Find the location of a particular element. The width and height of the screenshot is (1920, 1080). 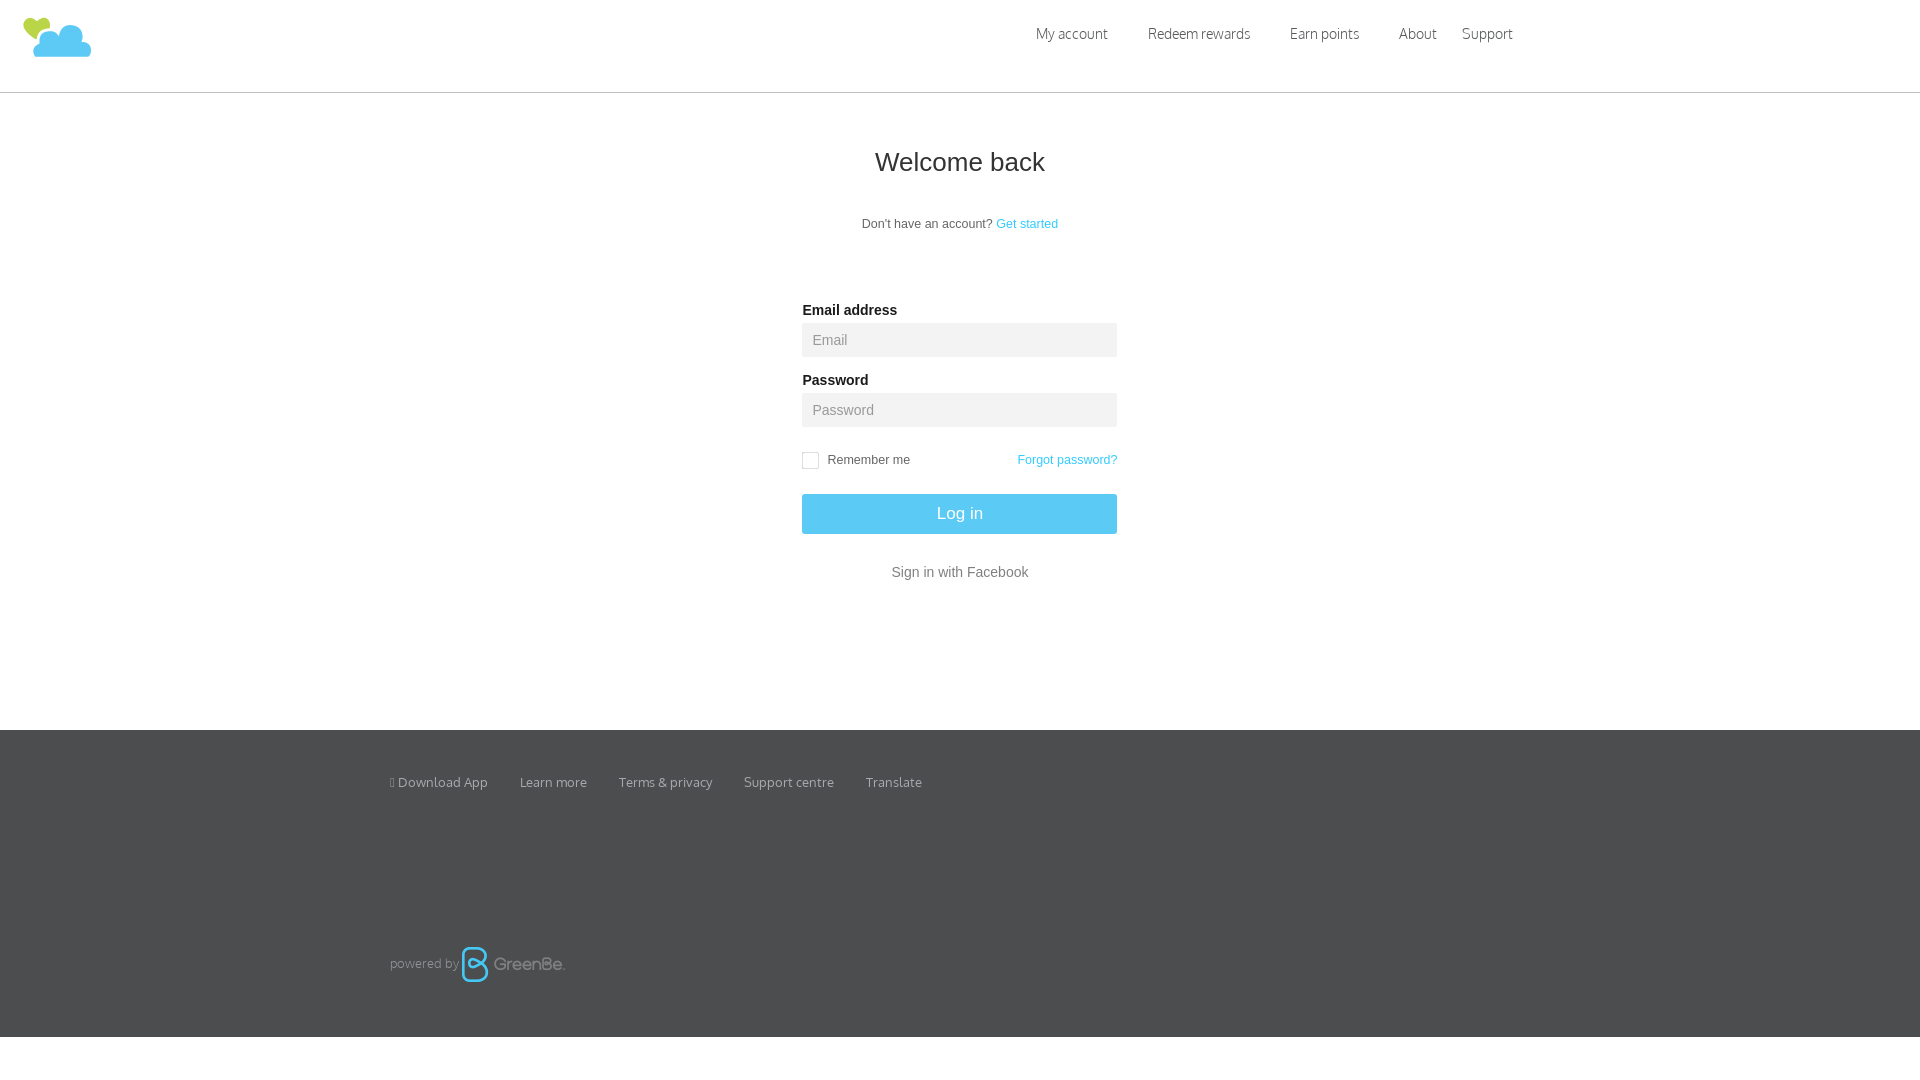

'Earn points' is located at coordinates (1324, 33).